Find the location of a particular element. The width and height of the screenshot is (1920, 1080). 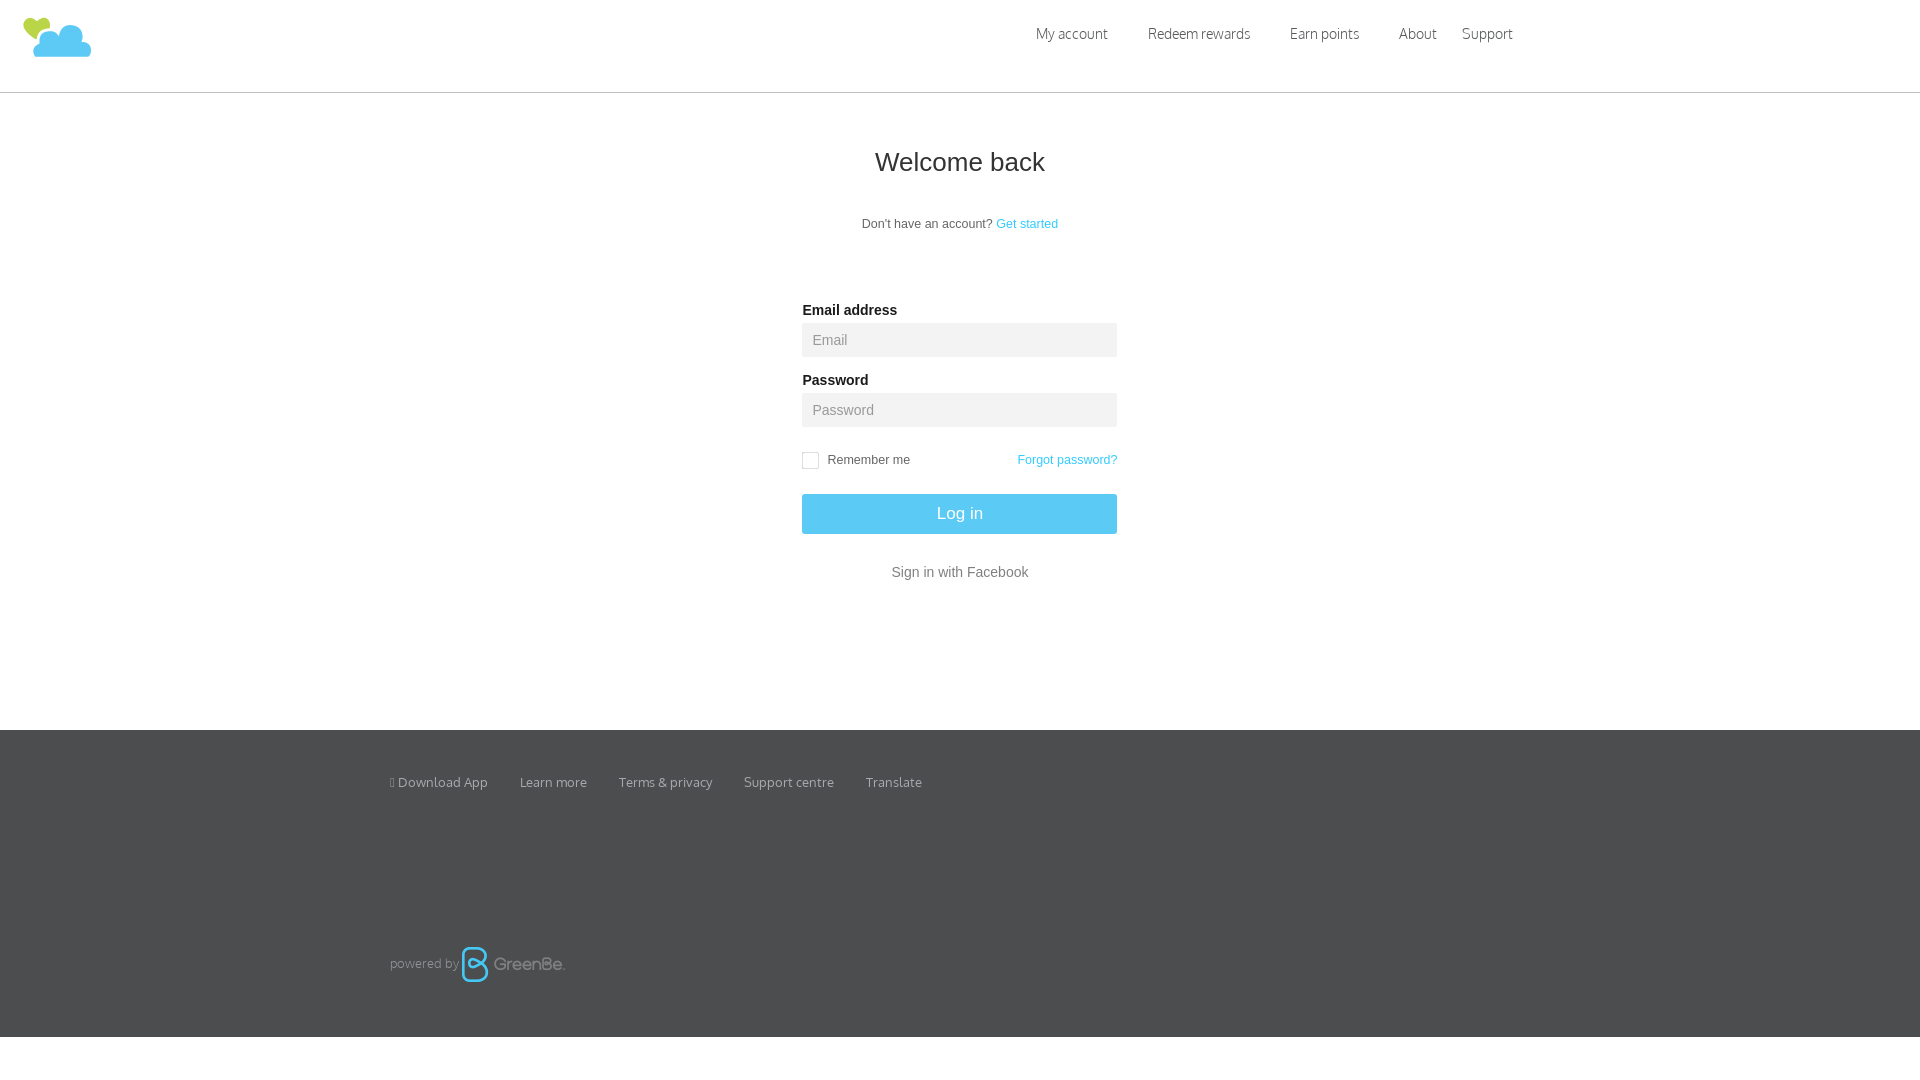

'Earn points' is located at coordinates (1324, 33).